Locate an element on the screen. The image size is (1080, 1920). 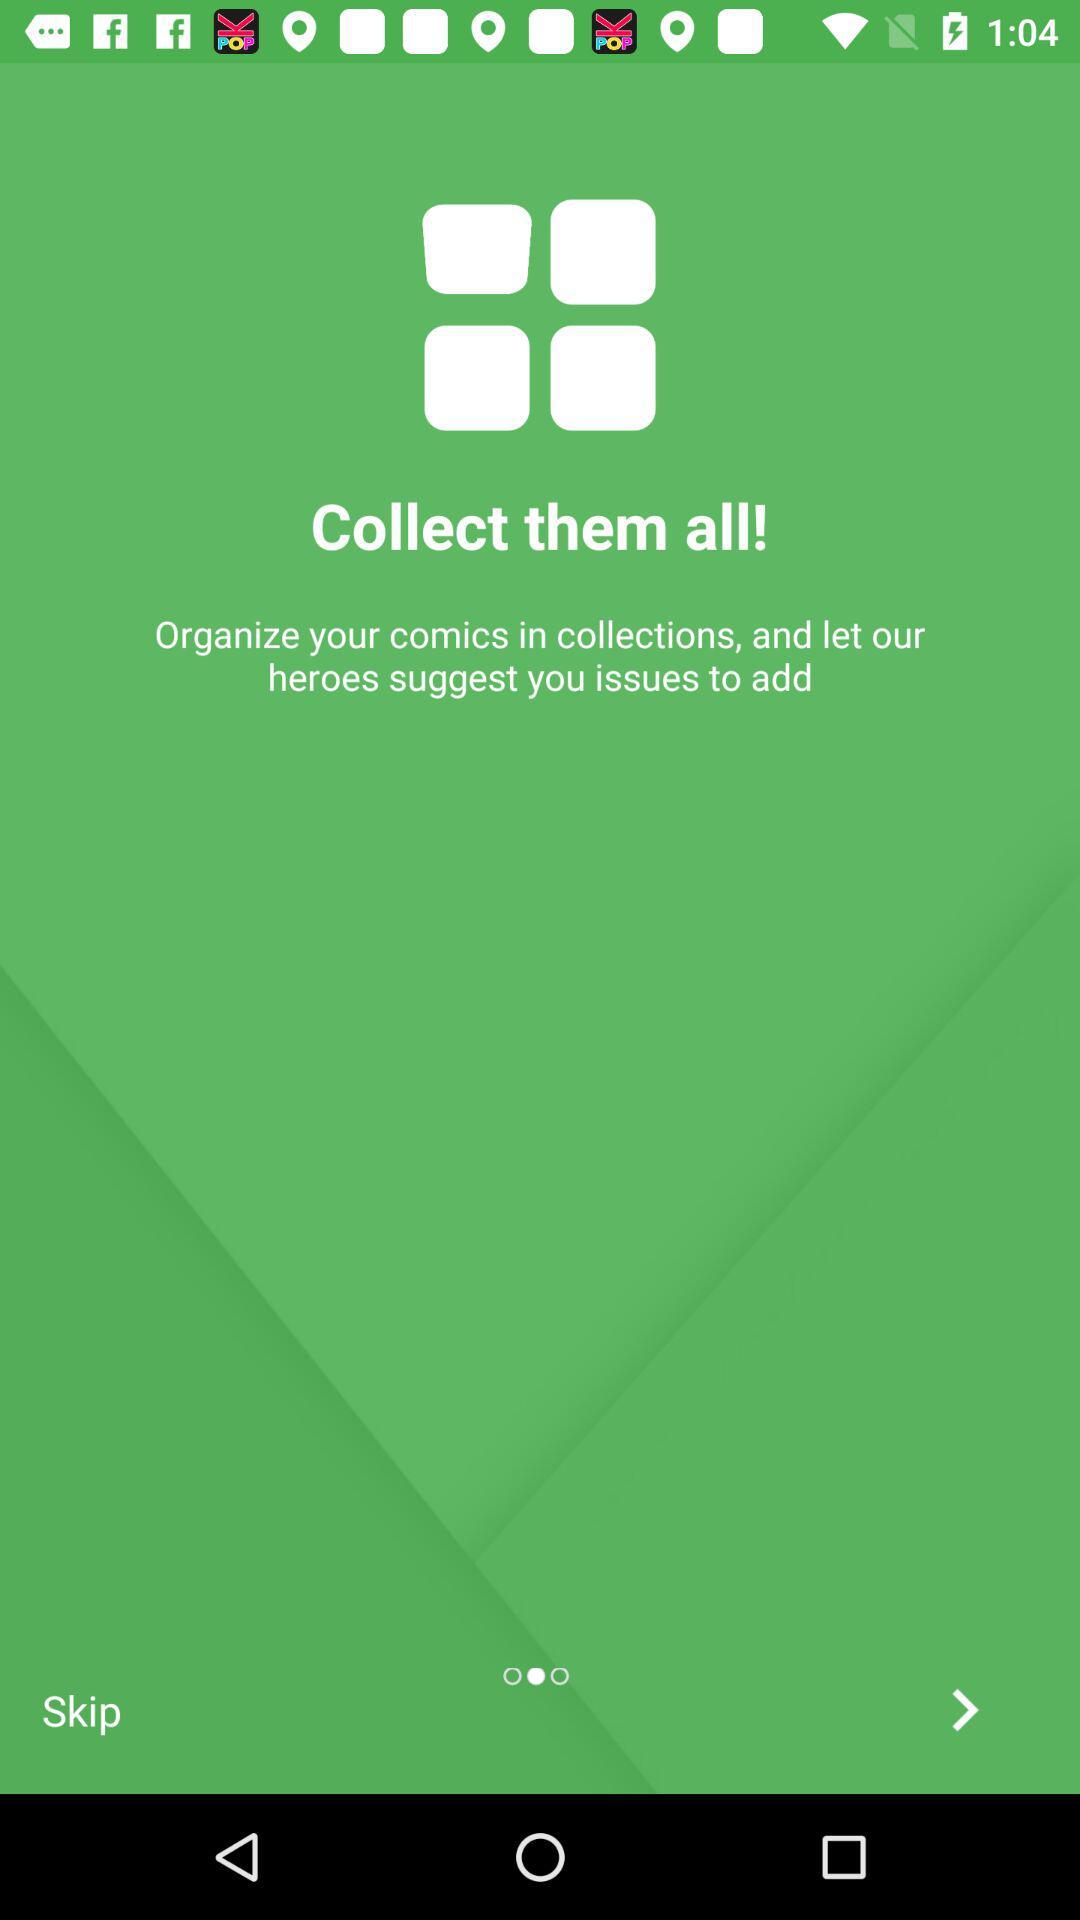
next is located at coordinates (963, 1708).